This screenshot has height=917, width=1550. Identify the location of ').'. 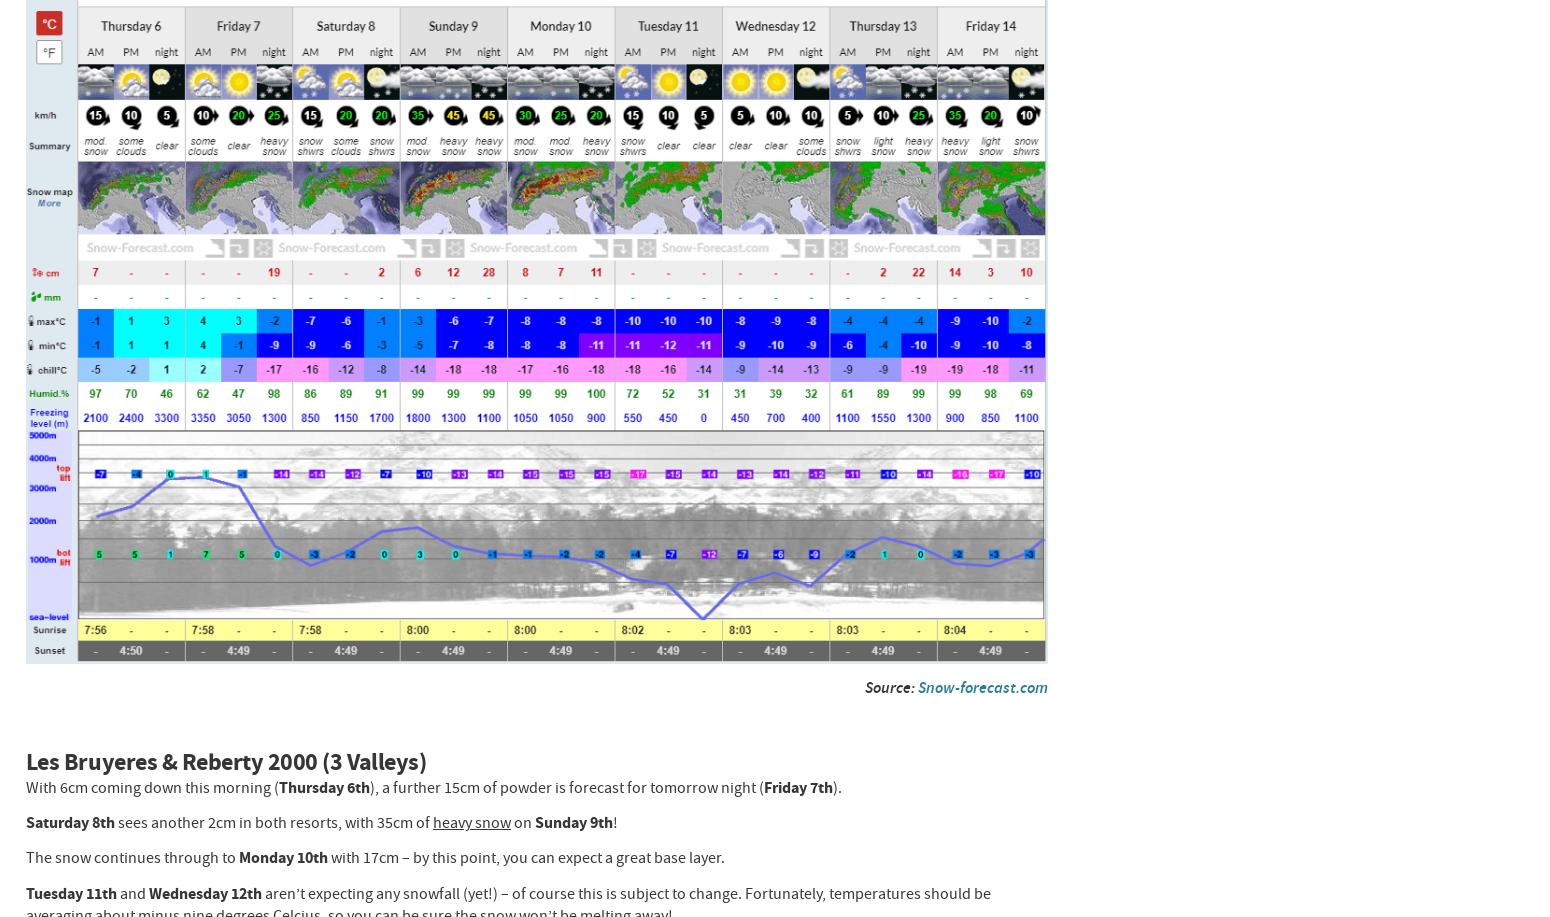
(831, 786).